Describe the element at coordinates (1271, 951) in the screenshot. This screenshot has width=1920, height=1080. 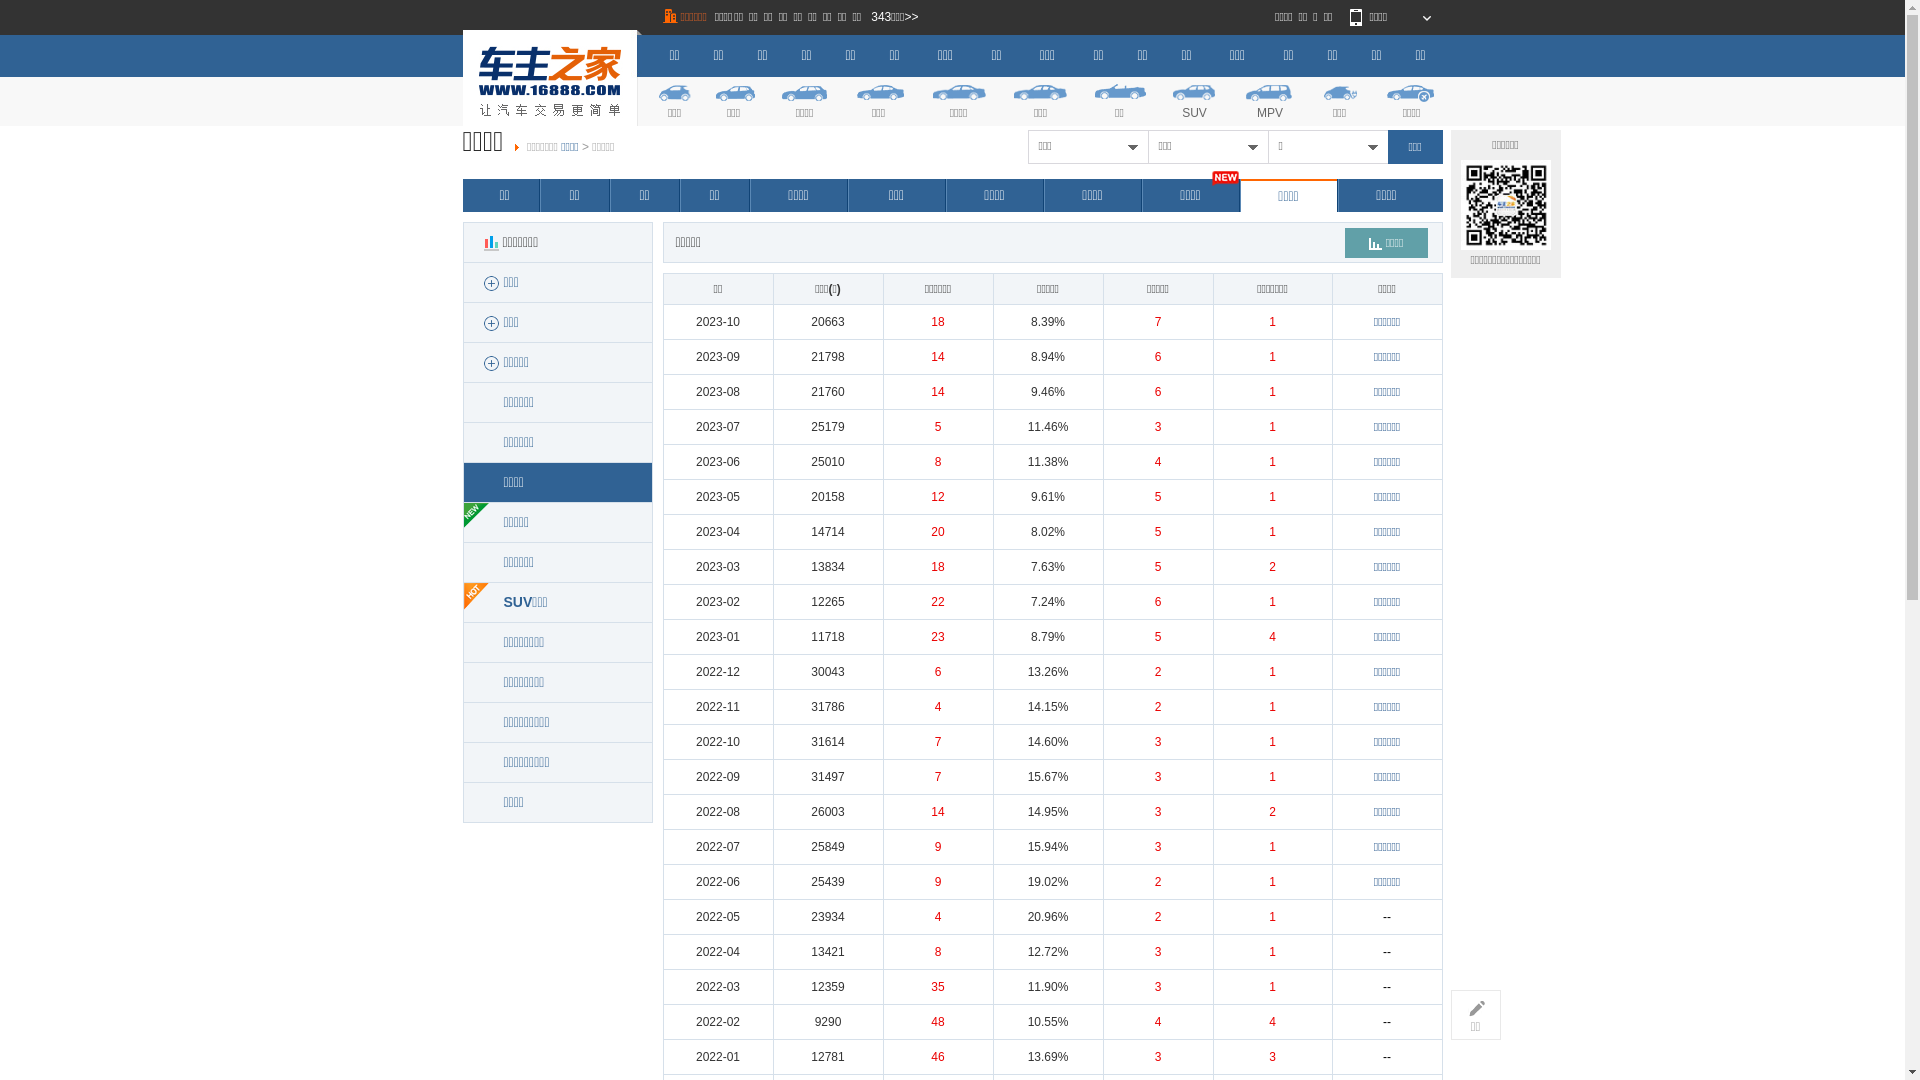
I see `'1'` at that location.